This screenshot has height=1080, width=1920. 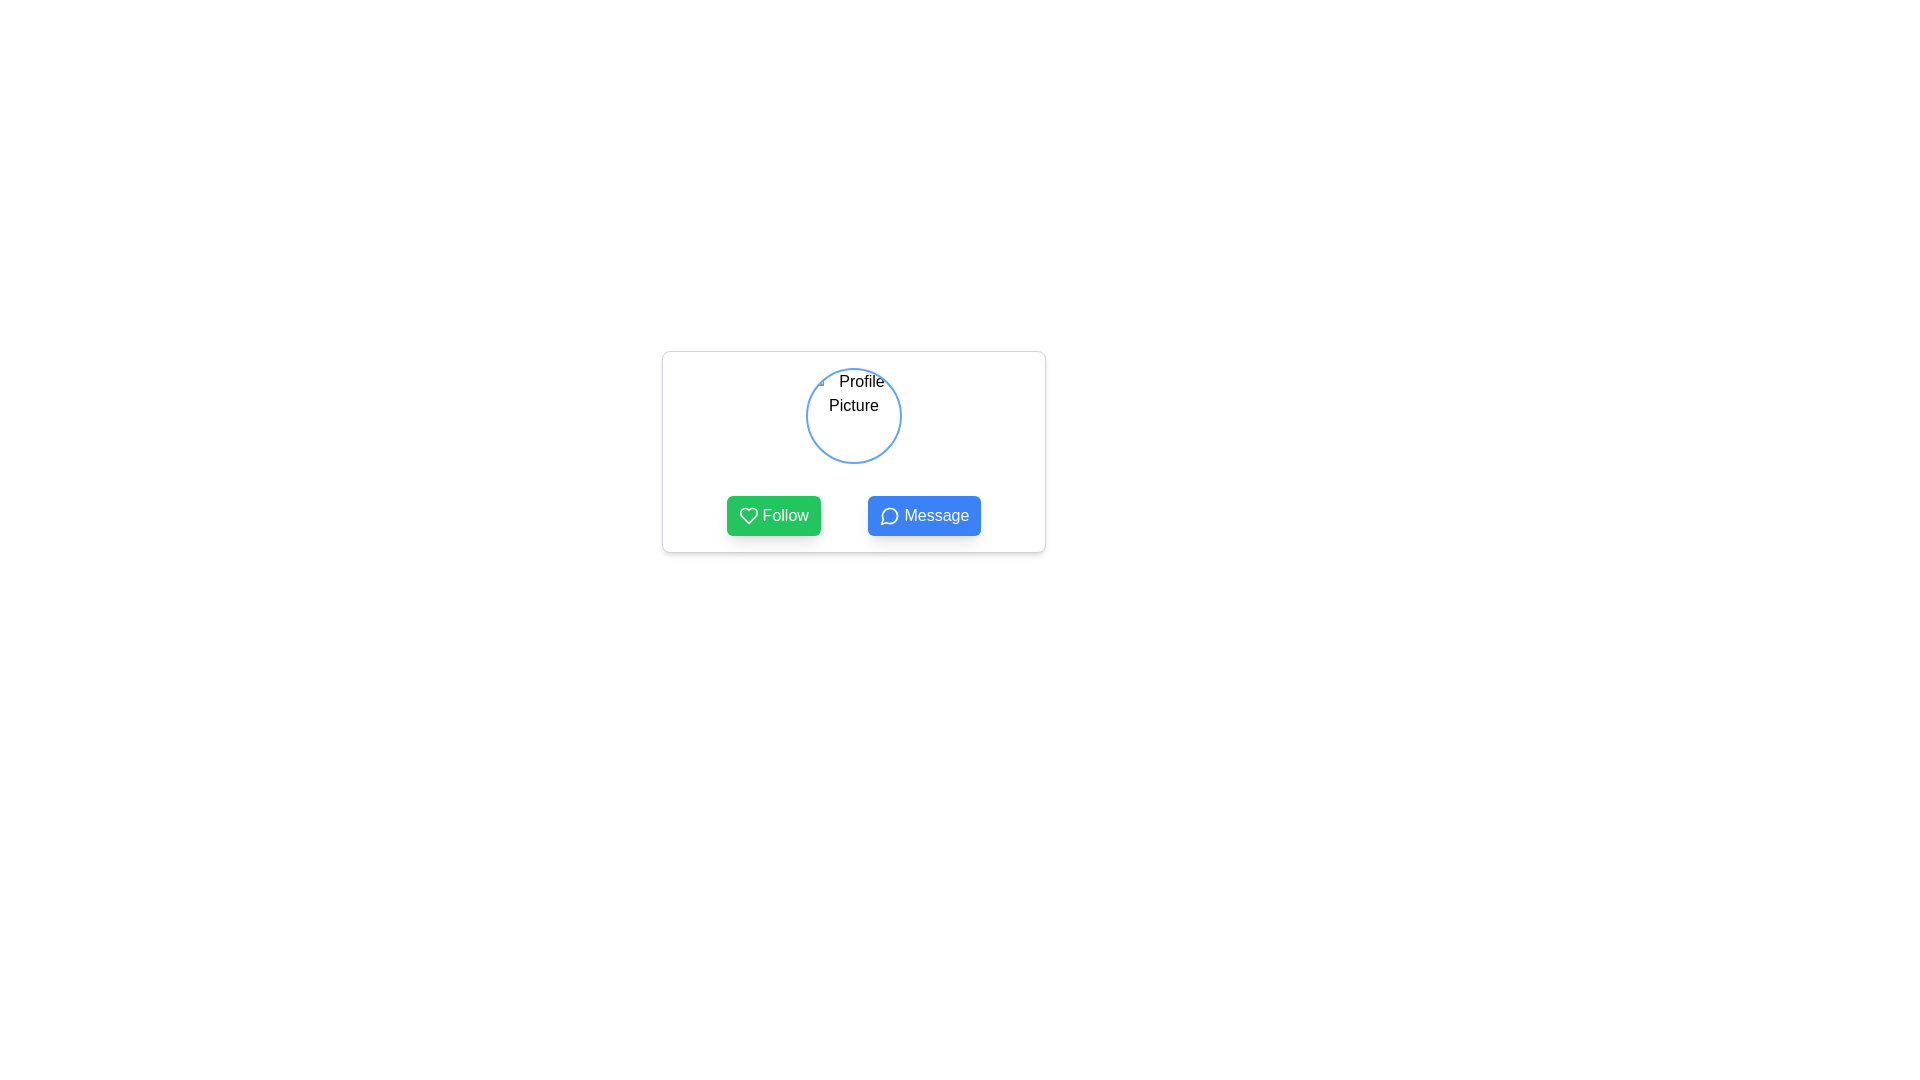 What do you see at coordinates (747, 515) in the screenshot?
I see `the heart icon located on the left side of the 'Follow' button` at bounding box center [747, 515].